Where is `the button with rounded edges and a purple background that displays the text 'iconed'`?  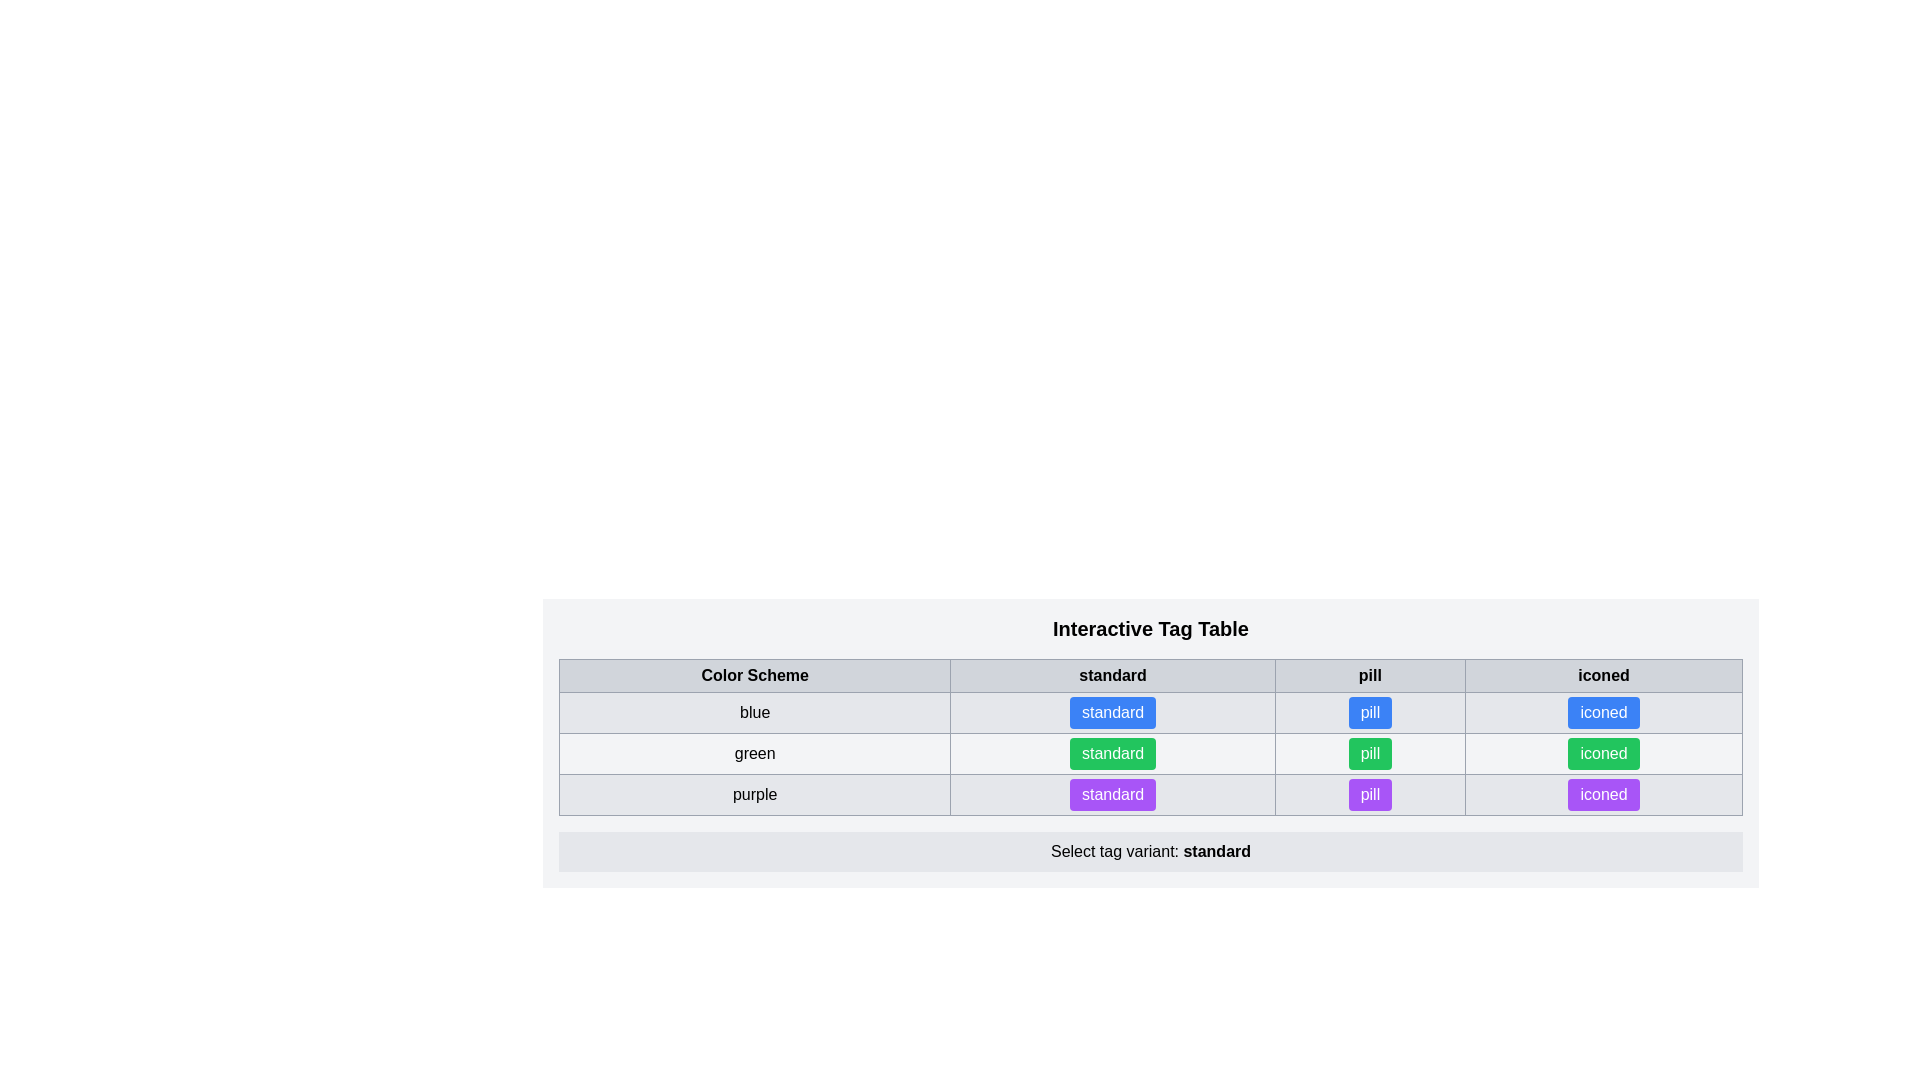
the button with rounded edges and a purple background that displays the text 'iconed' is located at coordinates (1603, 793).